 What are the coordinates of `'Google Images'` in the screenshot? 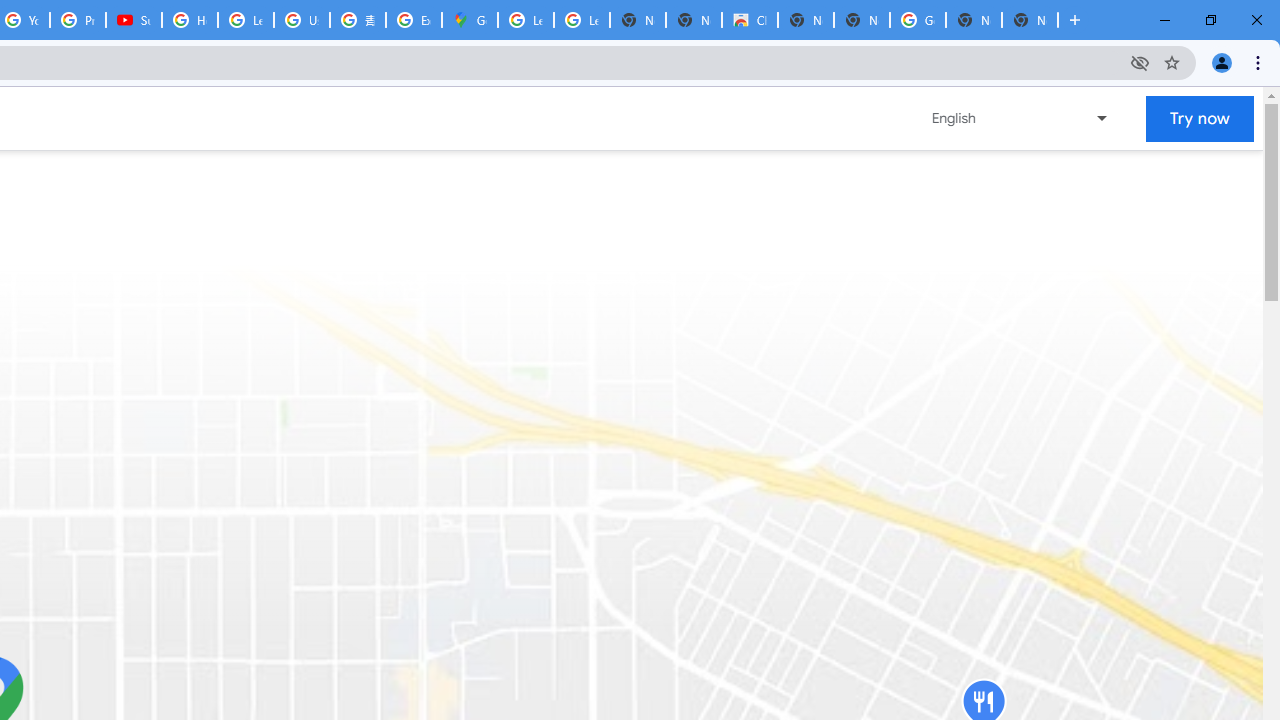 It's located at (916, 20).